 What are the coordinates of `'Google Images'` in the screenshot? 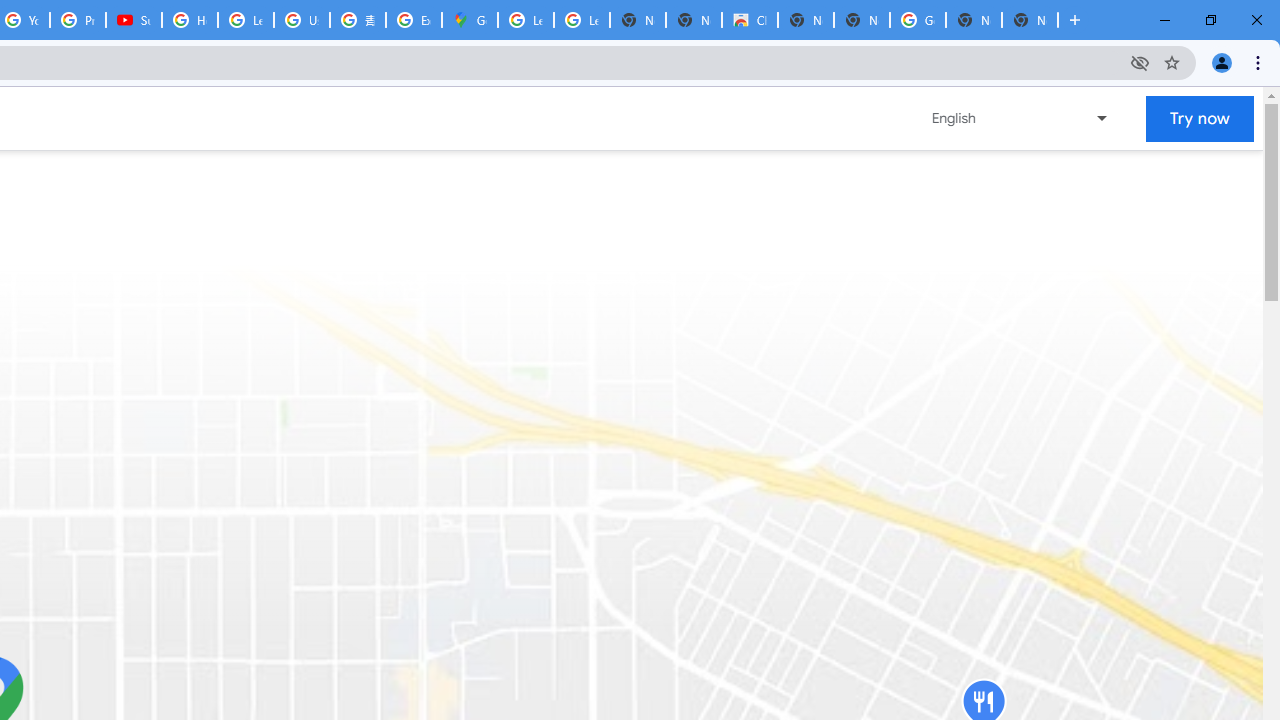 It's located at (916, 20).